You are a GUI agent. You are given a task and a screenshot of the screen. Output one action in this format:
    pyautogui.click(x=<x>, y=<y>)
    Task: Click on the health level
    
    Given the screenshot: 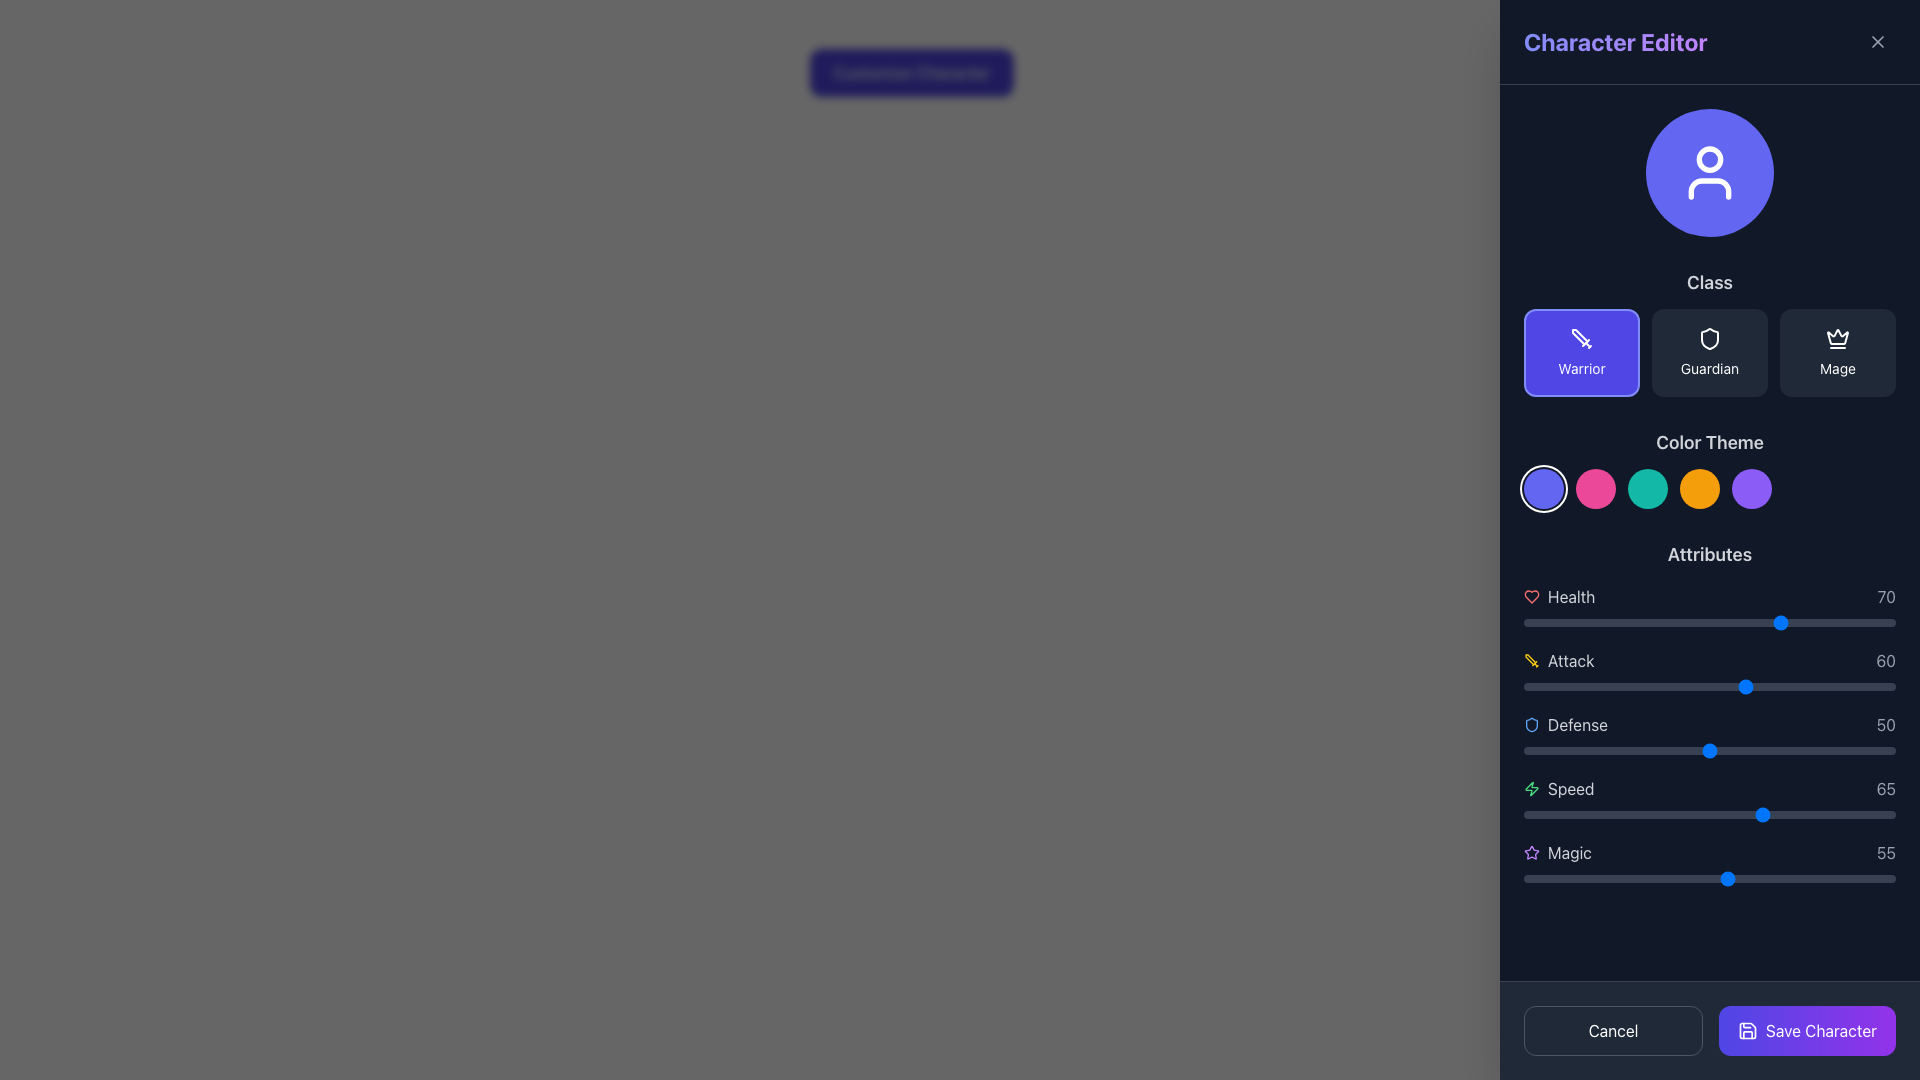 What is the action you would take?
    pyautogui.click(x=1742, y=622)
    